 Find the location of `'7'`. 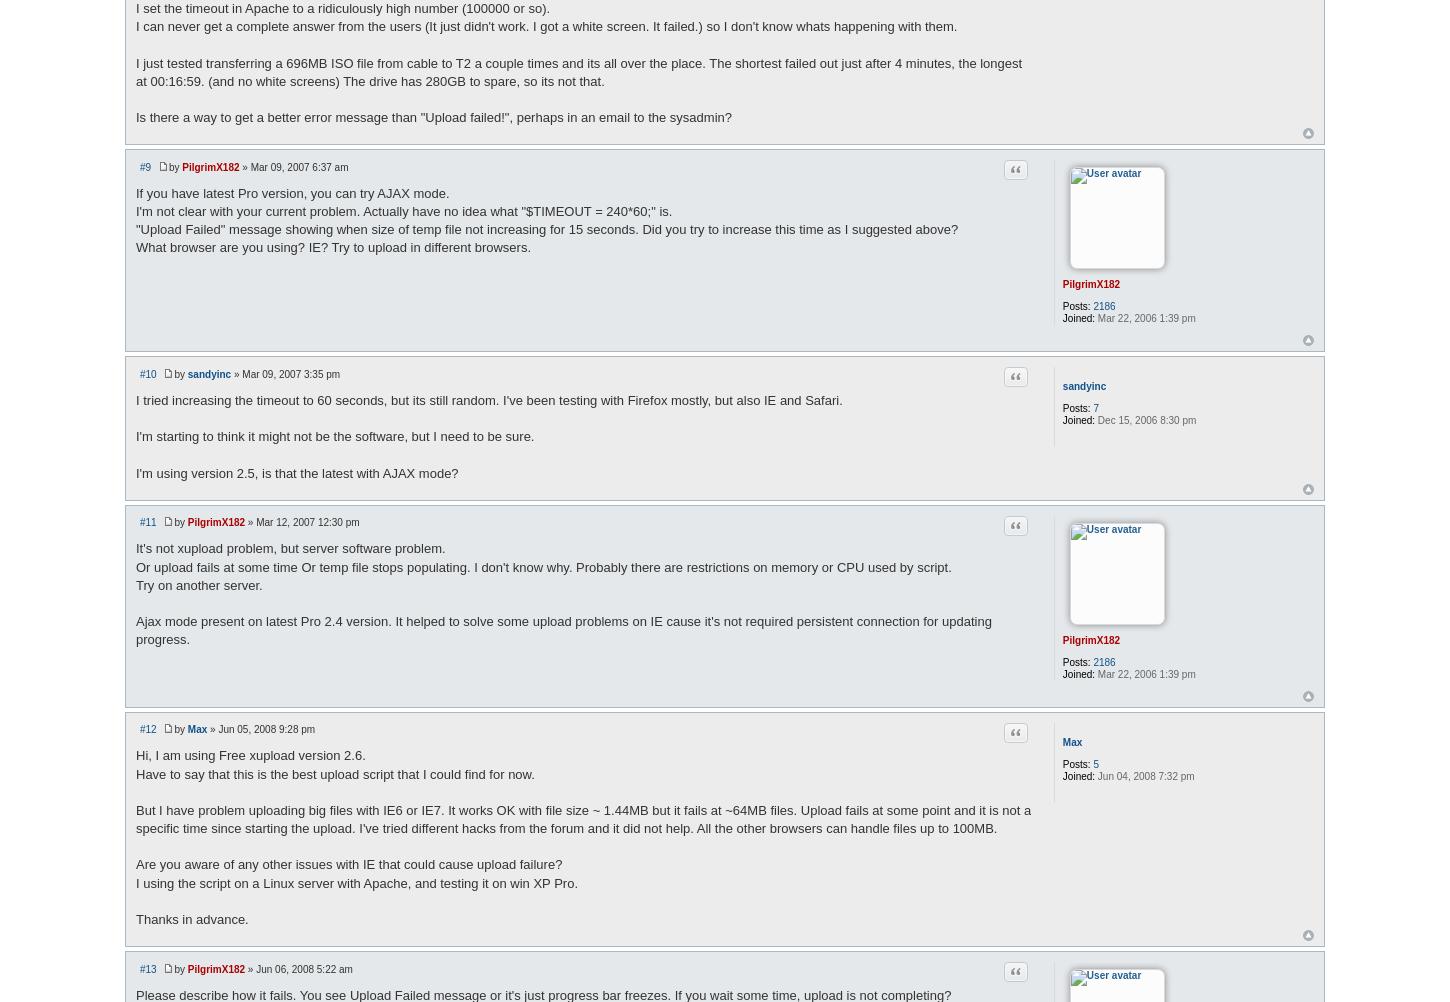

'7' is located at coordinates (1092, 408).